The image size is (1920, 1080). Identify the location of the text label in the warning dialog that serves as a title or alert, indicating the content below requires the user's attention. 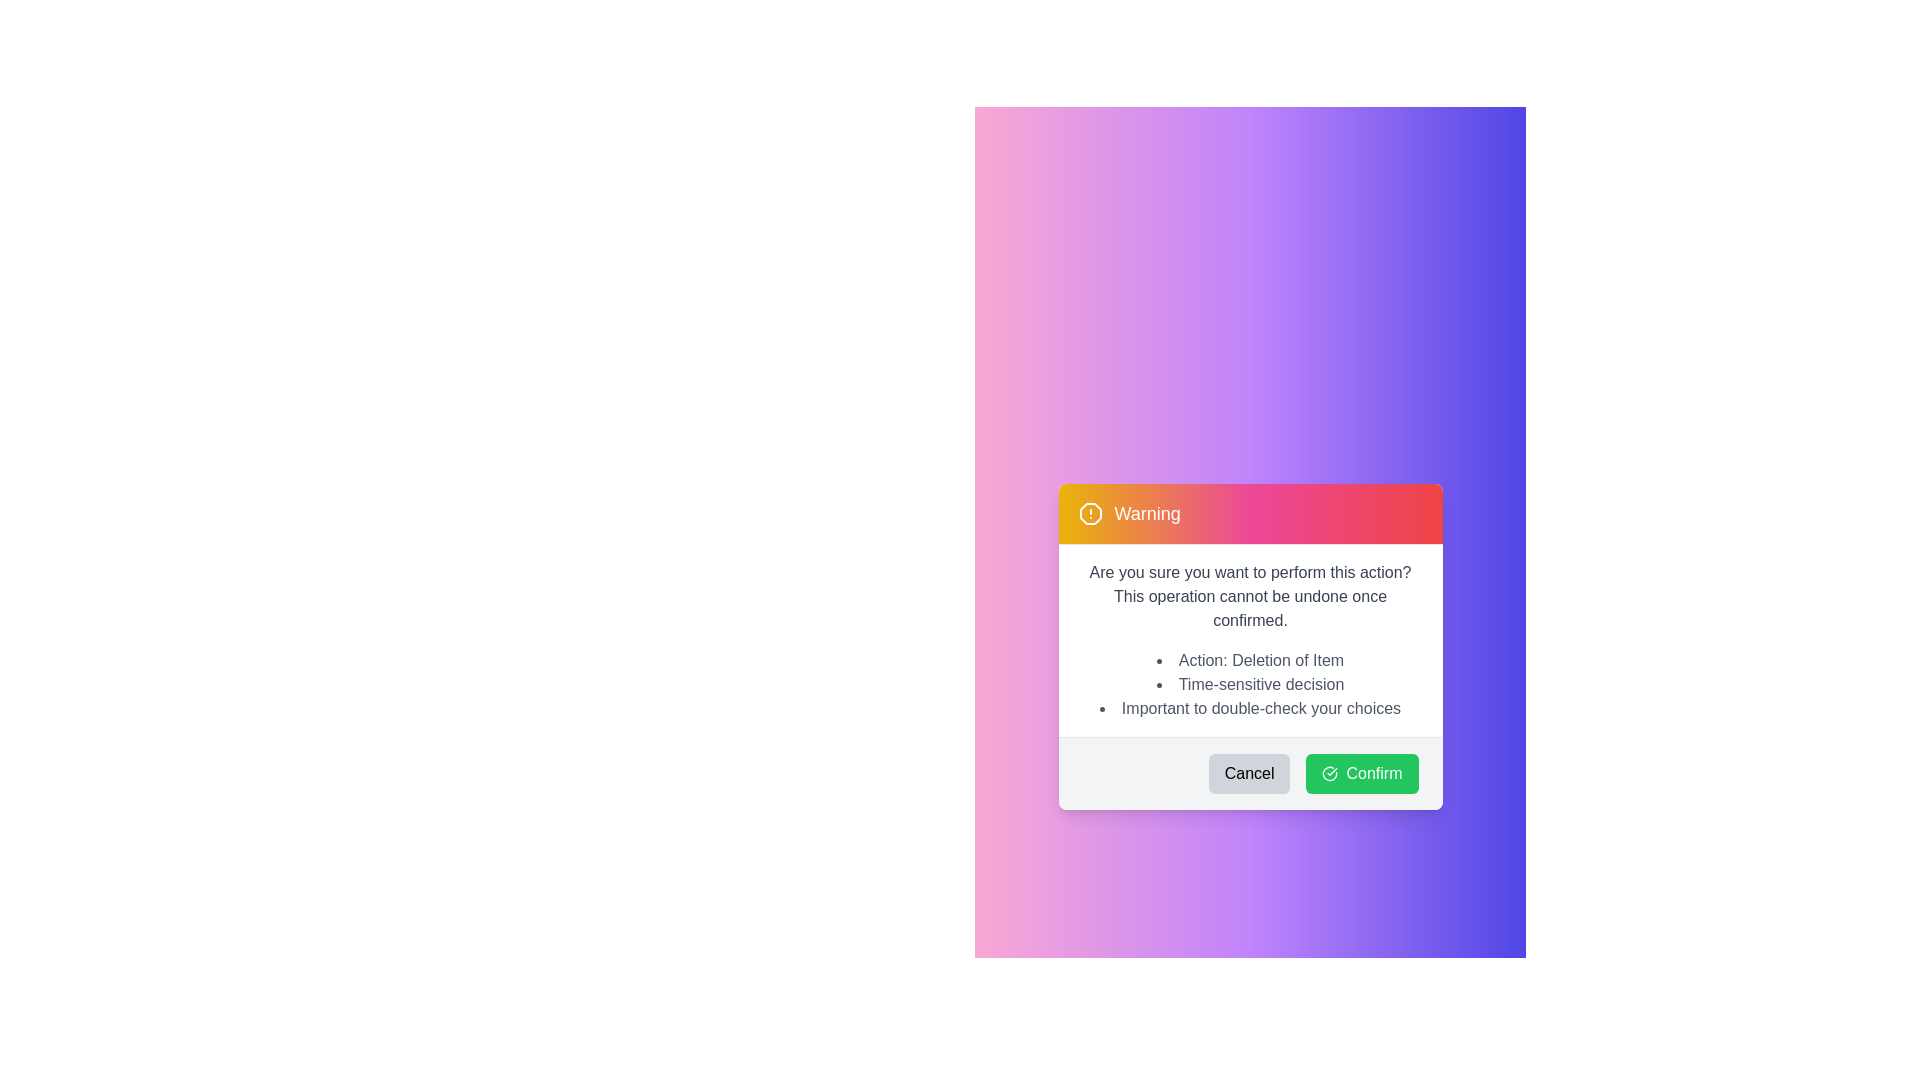
(1147, 512).